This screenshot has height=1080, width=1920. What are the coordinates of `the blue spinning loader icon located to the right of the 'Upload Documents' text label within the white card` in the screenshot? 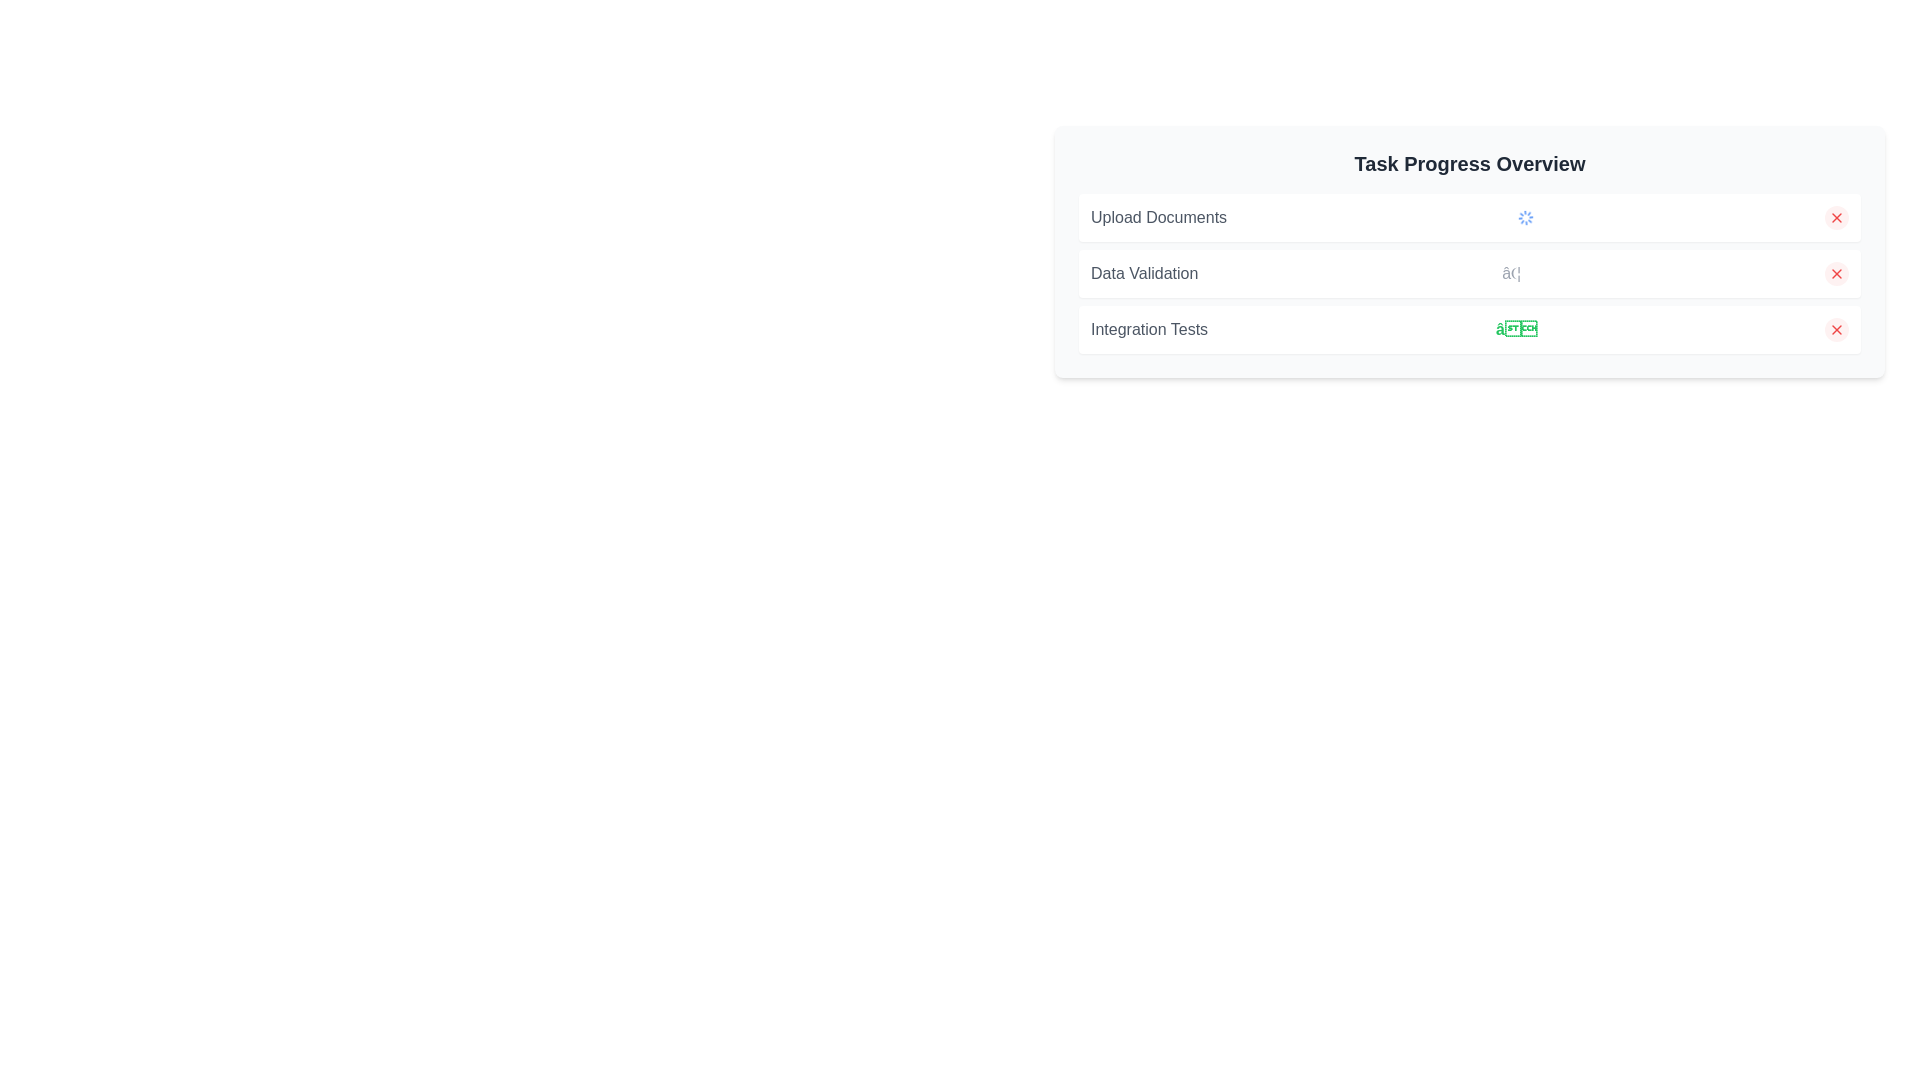 It's located at (1525, 218).